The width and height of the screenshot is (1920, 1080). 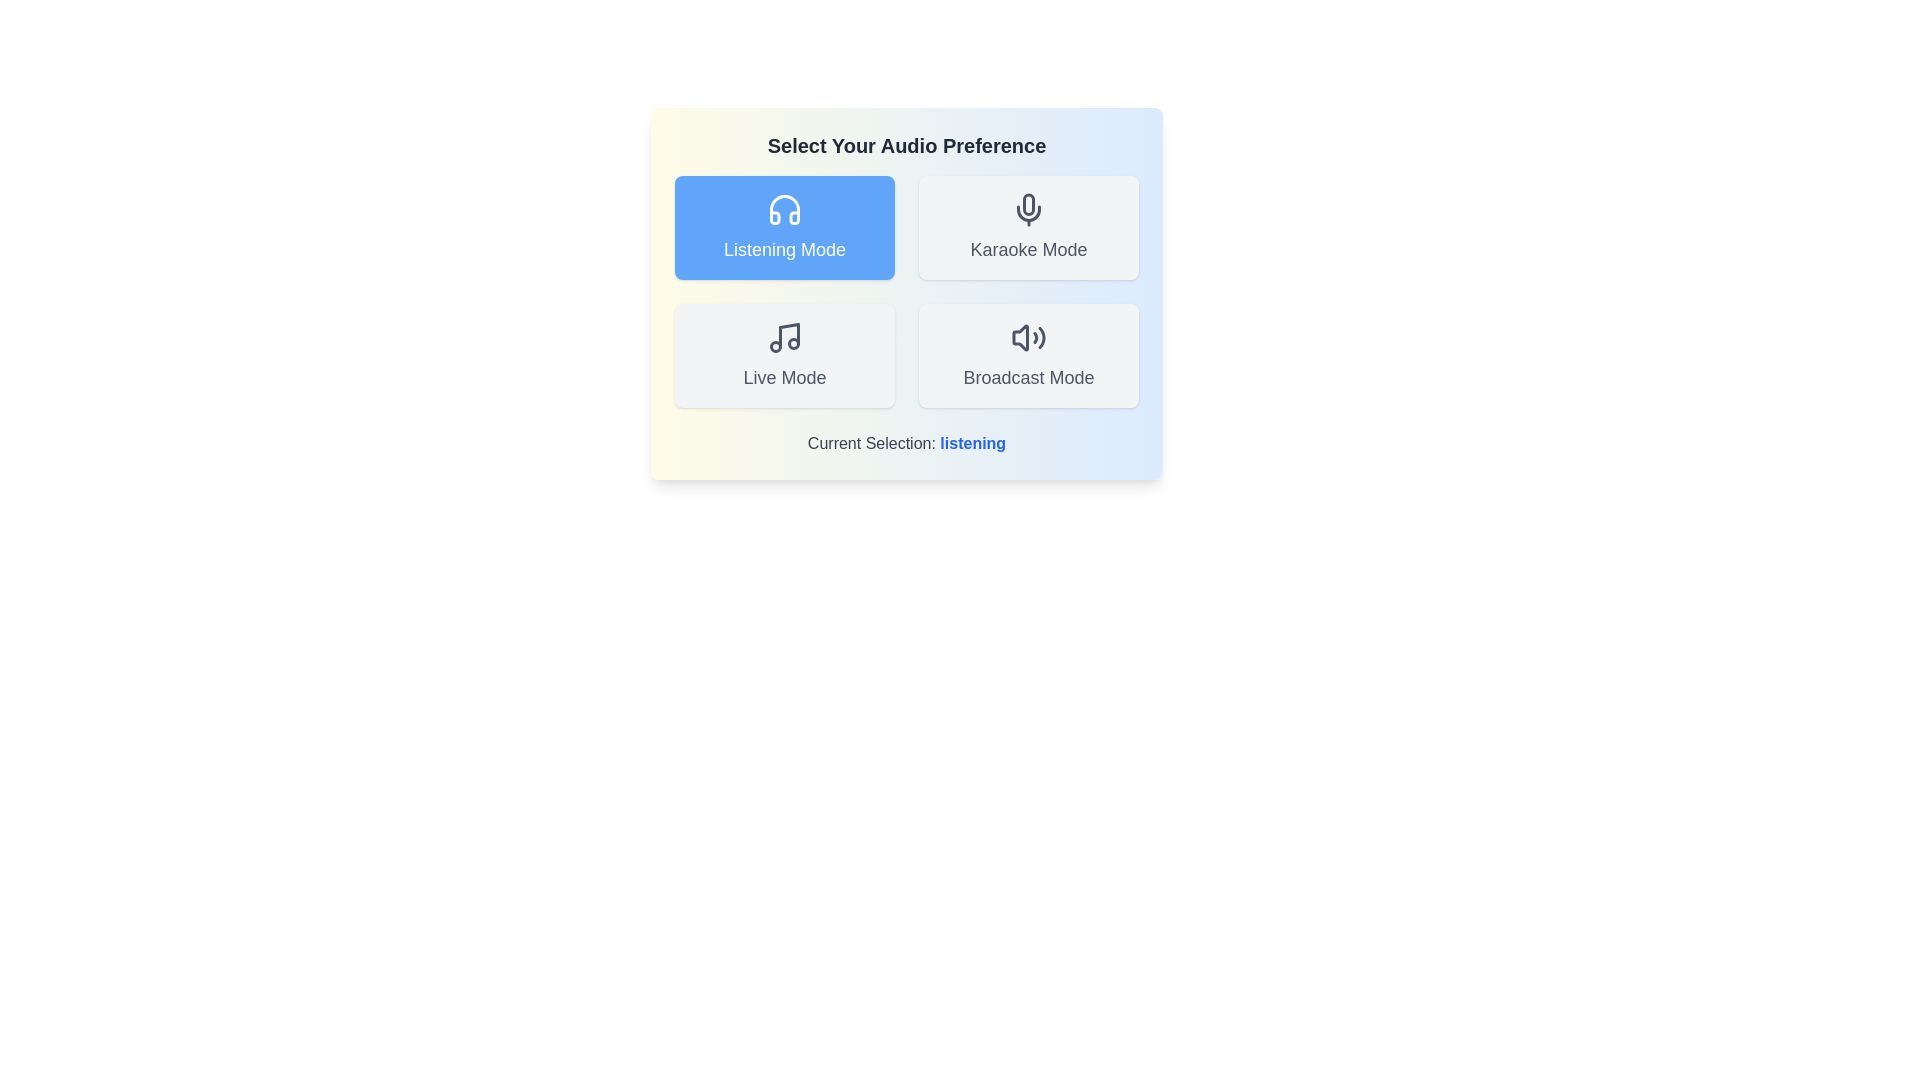 What do you see at coordinates (1028, 226) in the screenshot?
I see `the mode button for Karaoke Mode` at bounding box center [1028, 226].